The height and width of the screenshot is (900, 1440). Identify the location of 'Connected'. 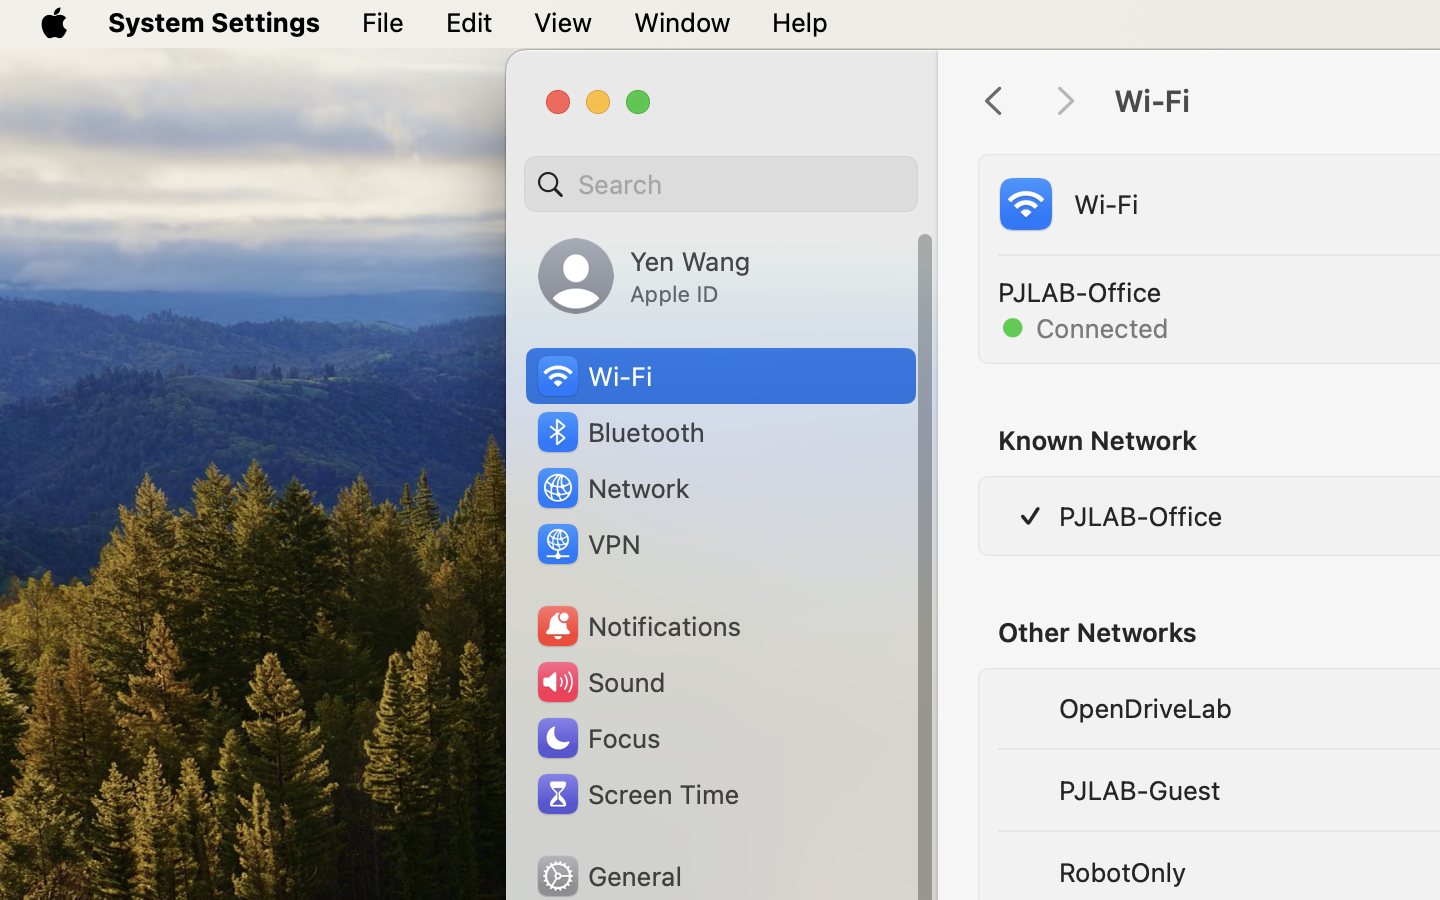
(1084, 326).